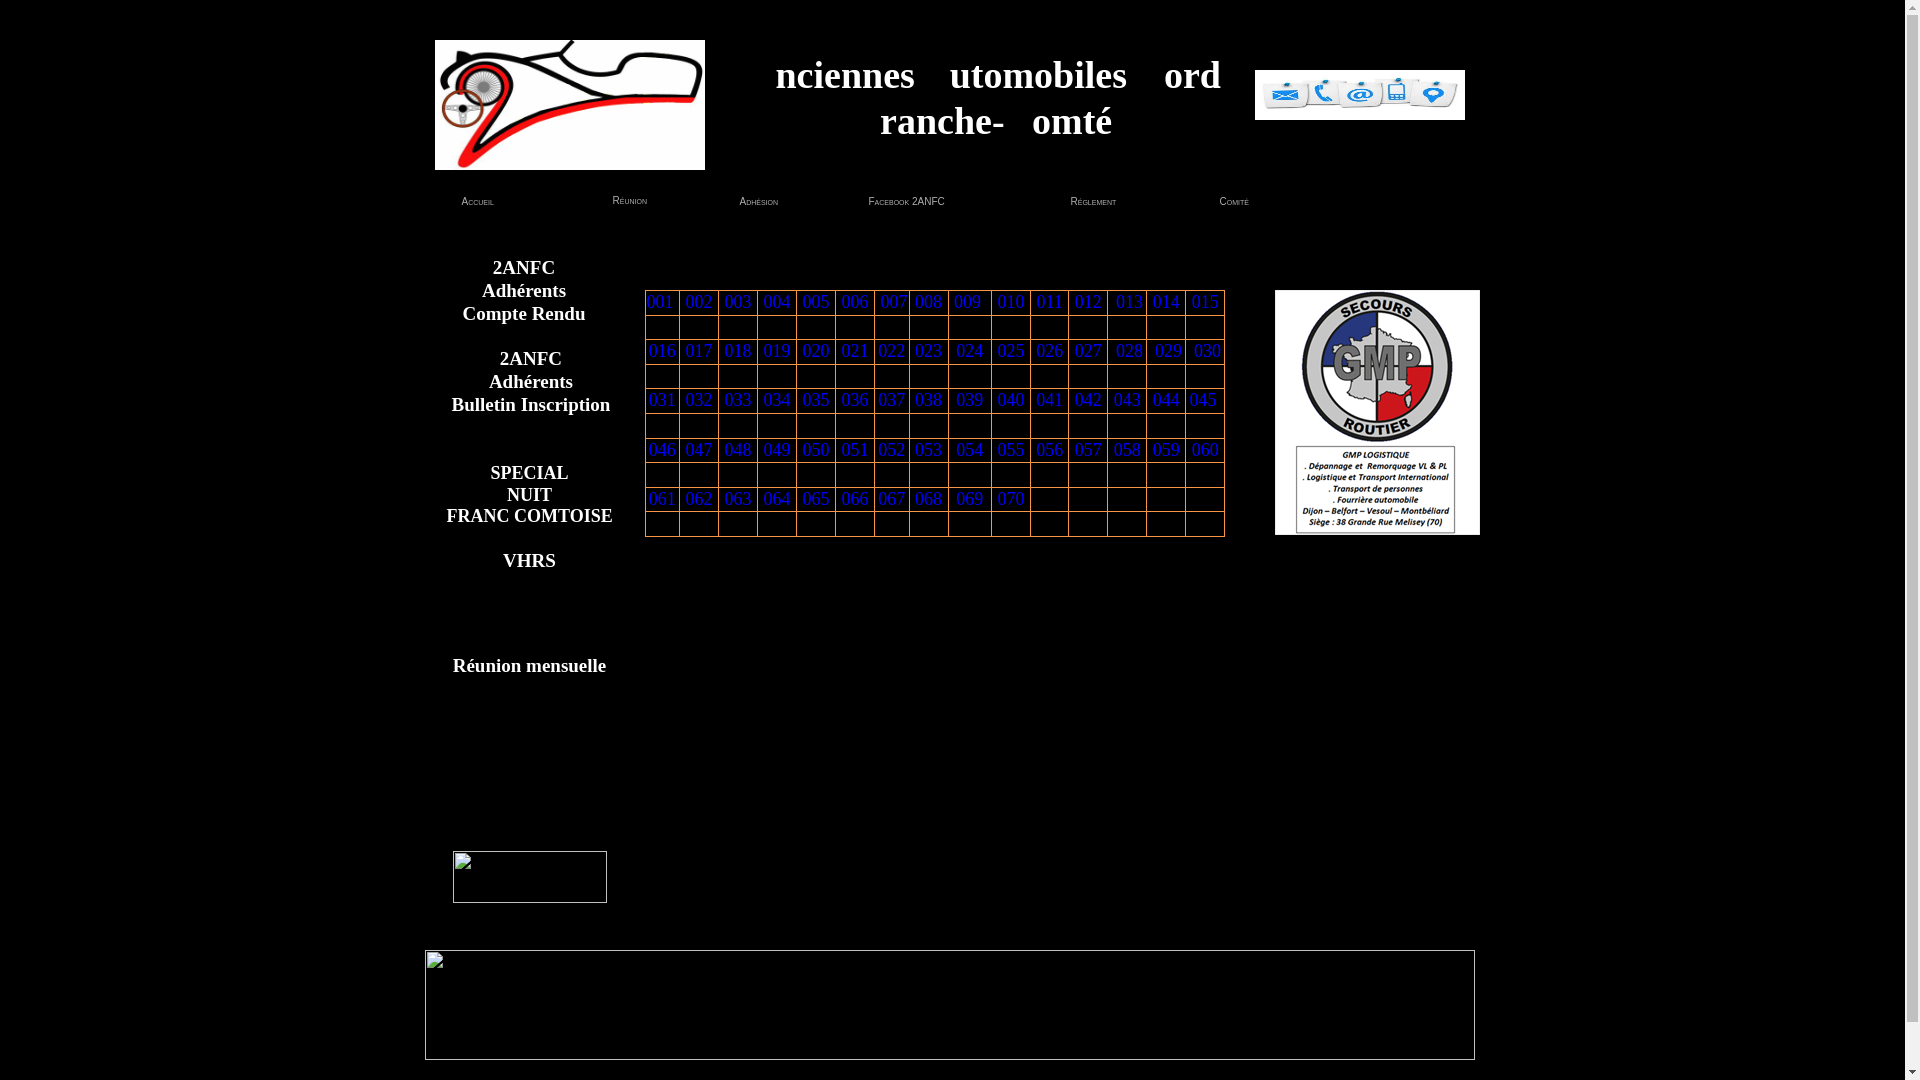 Image resolution: width=1920 pixels, height=1080 pixels. What do you see at coordinates (899, 201) in the screenshot?
I see `'Facebook 2ANFC    '` at bounding box center [899, 201].